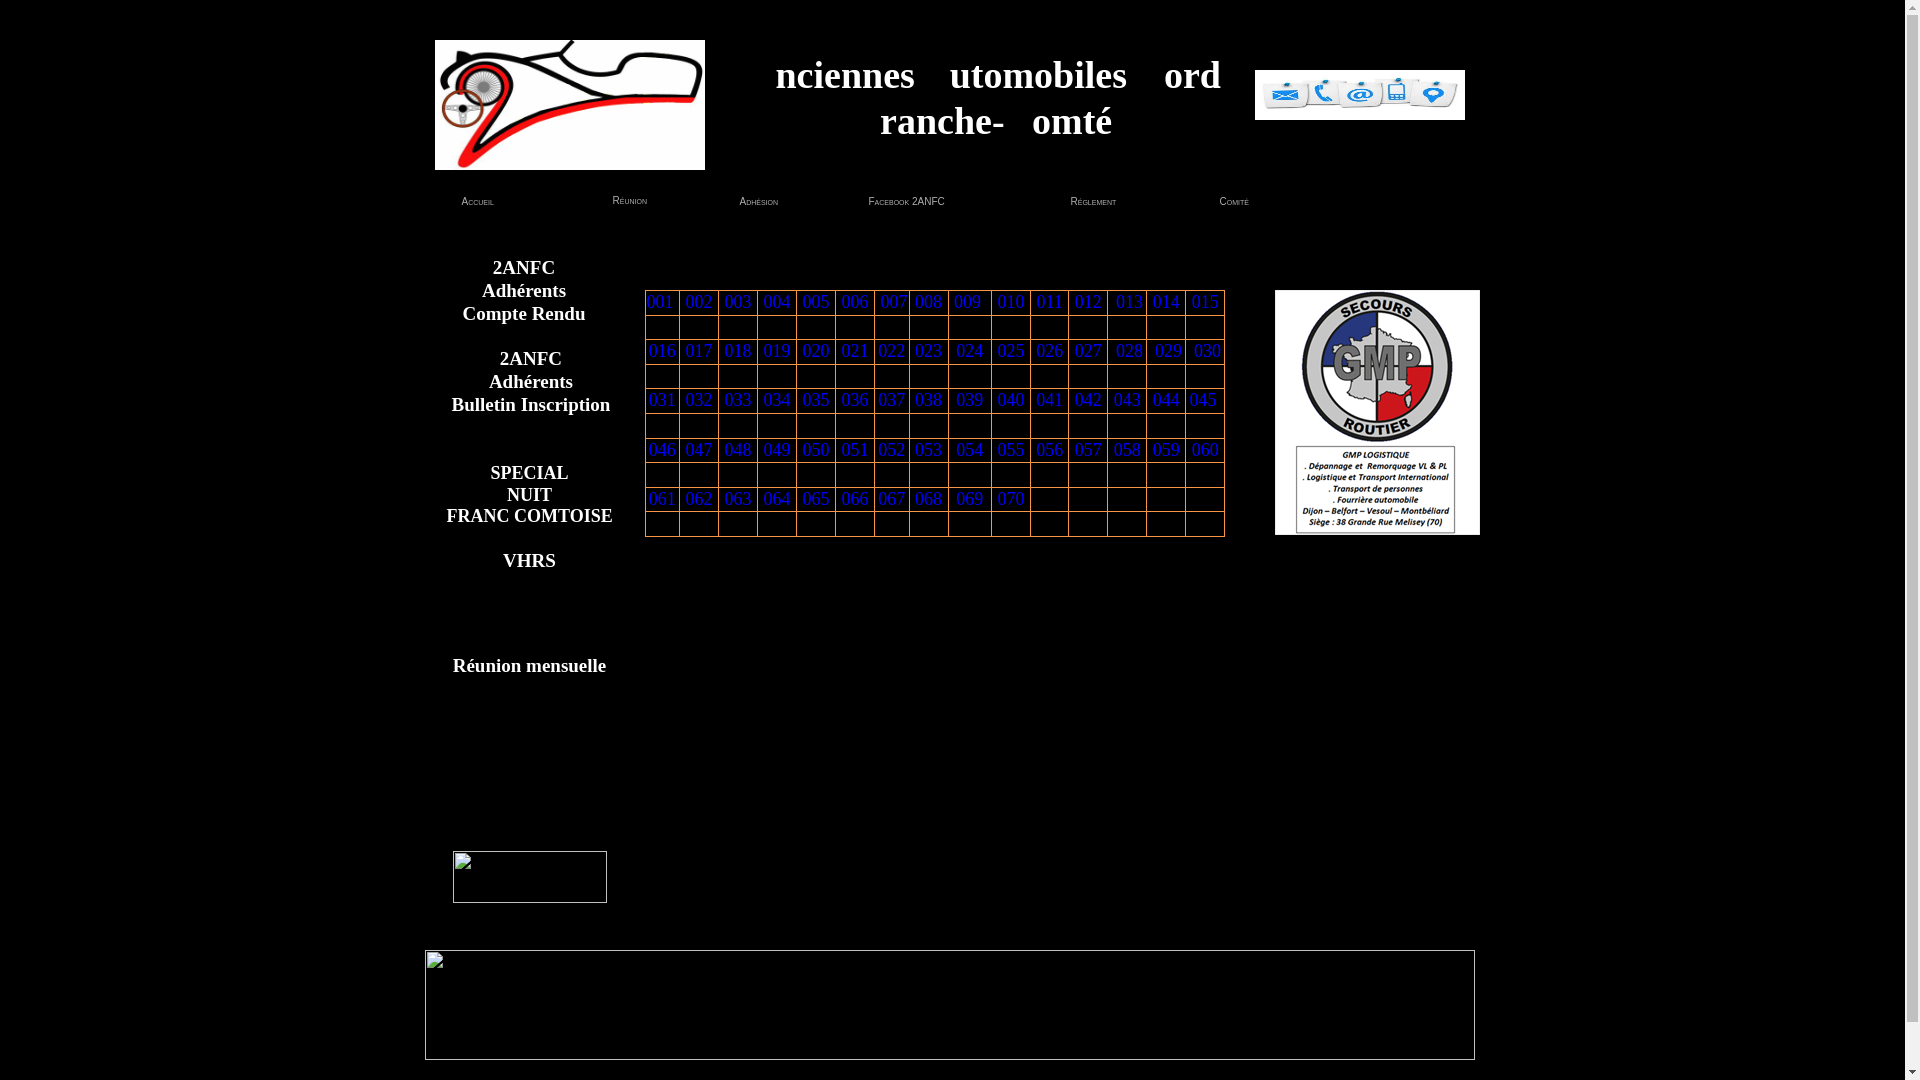 Image resolution: width=1920 pixels, height=1080 pixels. What do you see at coordinates (899, 201) in the screenshot?
I see `'Facebook 2ANFC    '` at bounding box center [899, 201].